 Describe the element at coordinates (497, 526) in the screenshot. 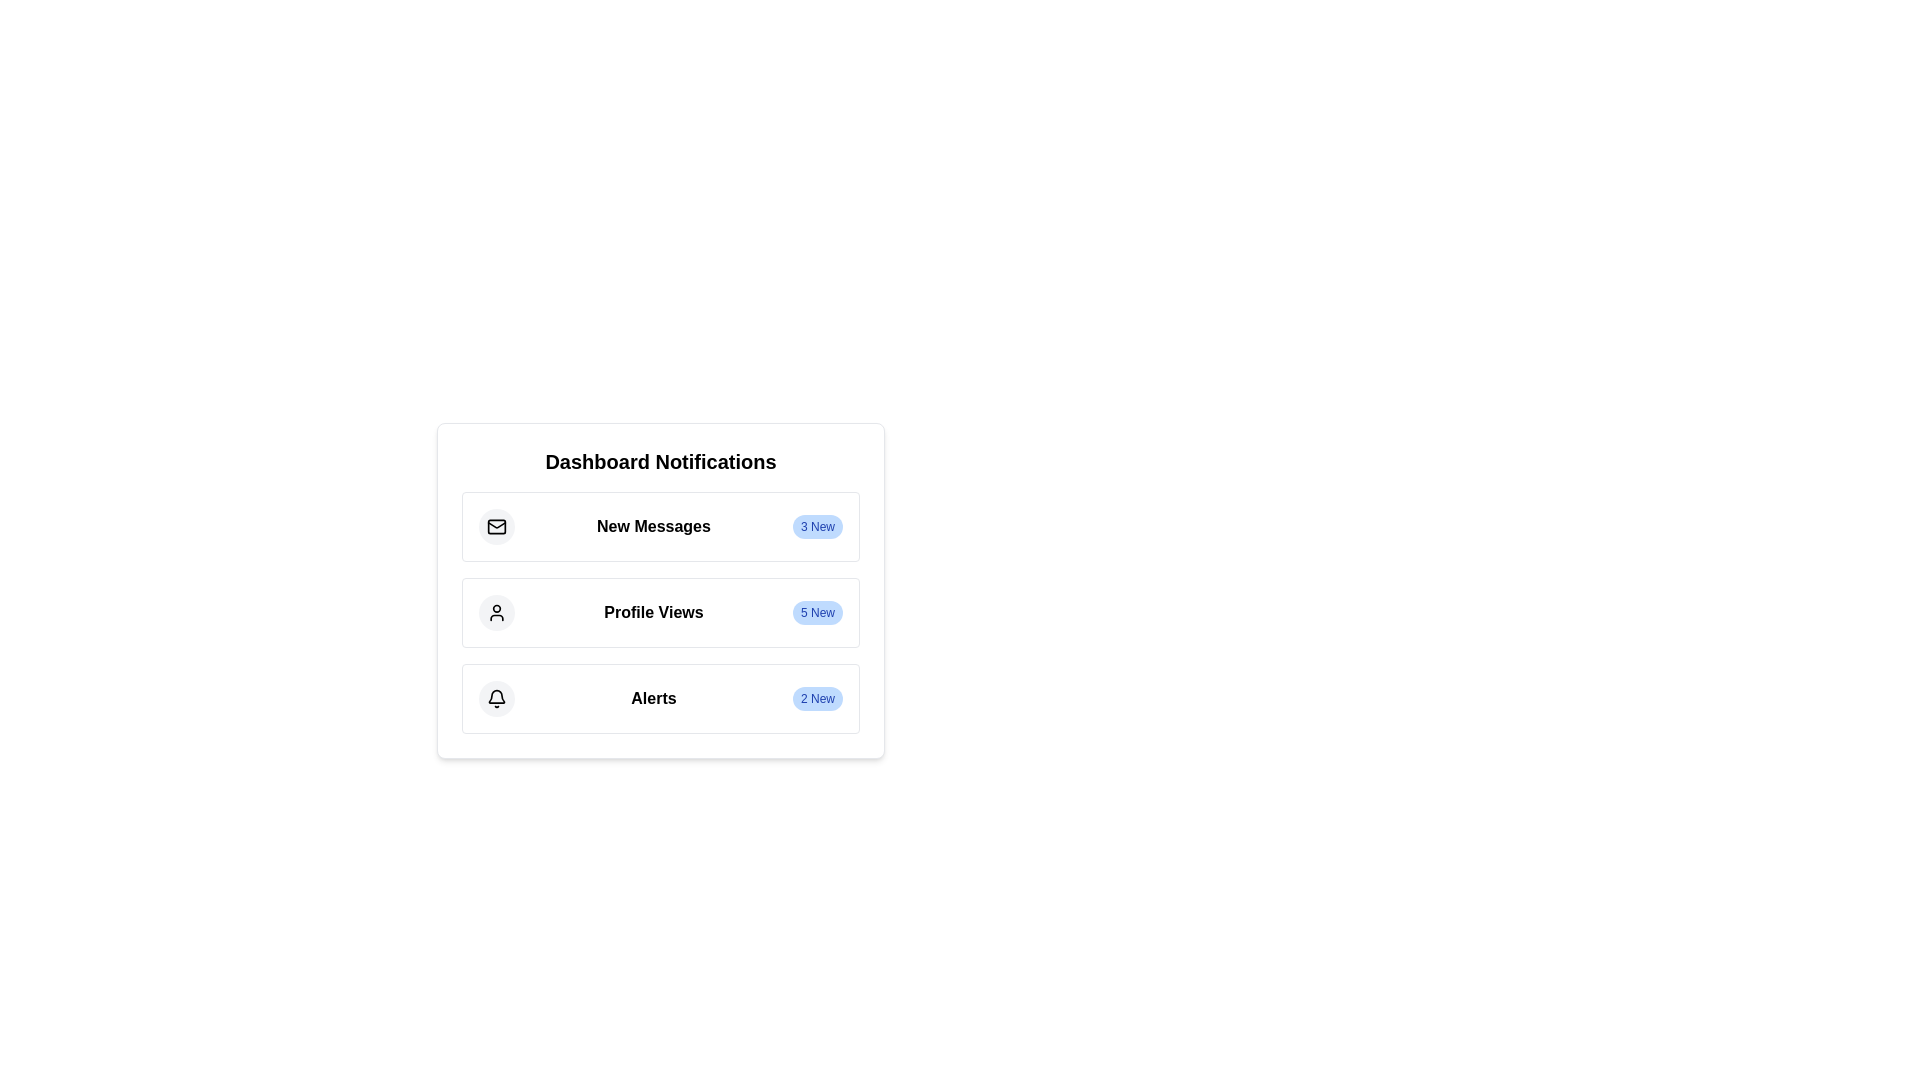

I see `the rectangular body of the envelope icon located in the first row under the 'Dashboard Notifications' title, which is positioned to the left of the 'New Messages' label` at that location.